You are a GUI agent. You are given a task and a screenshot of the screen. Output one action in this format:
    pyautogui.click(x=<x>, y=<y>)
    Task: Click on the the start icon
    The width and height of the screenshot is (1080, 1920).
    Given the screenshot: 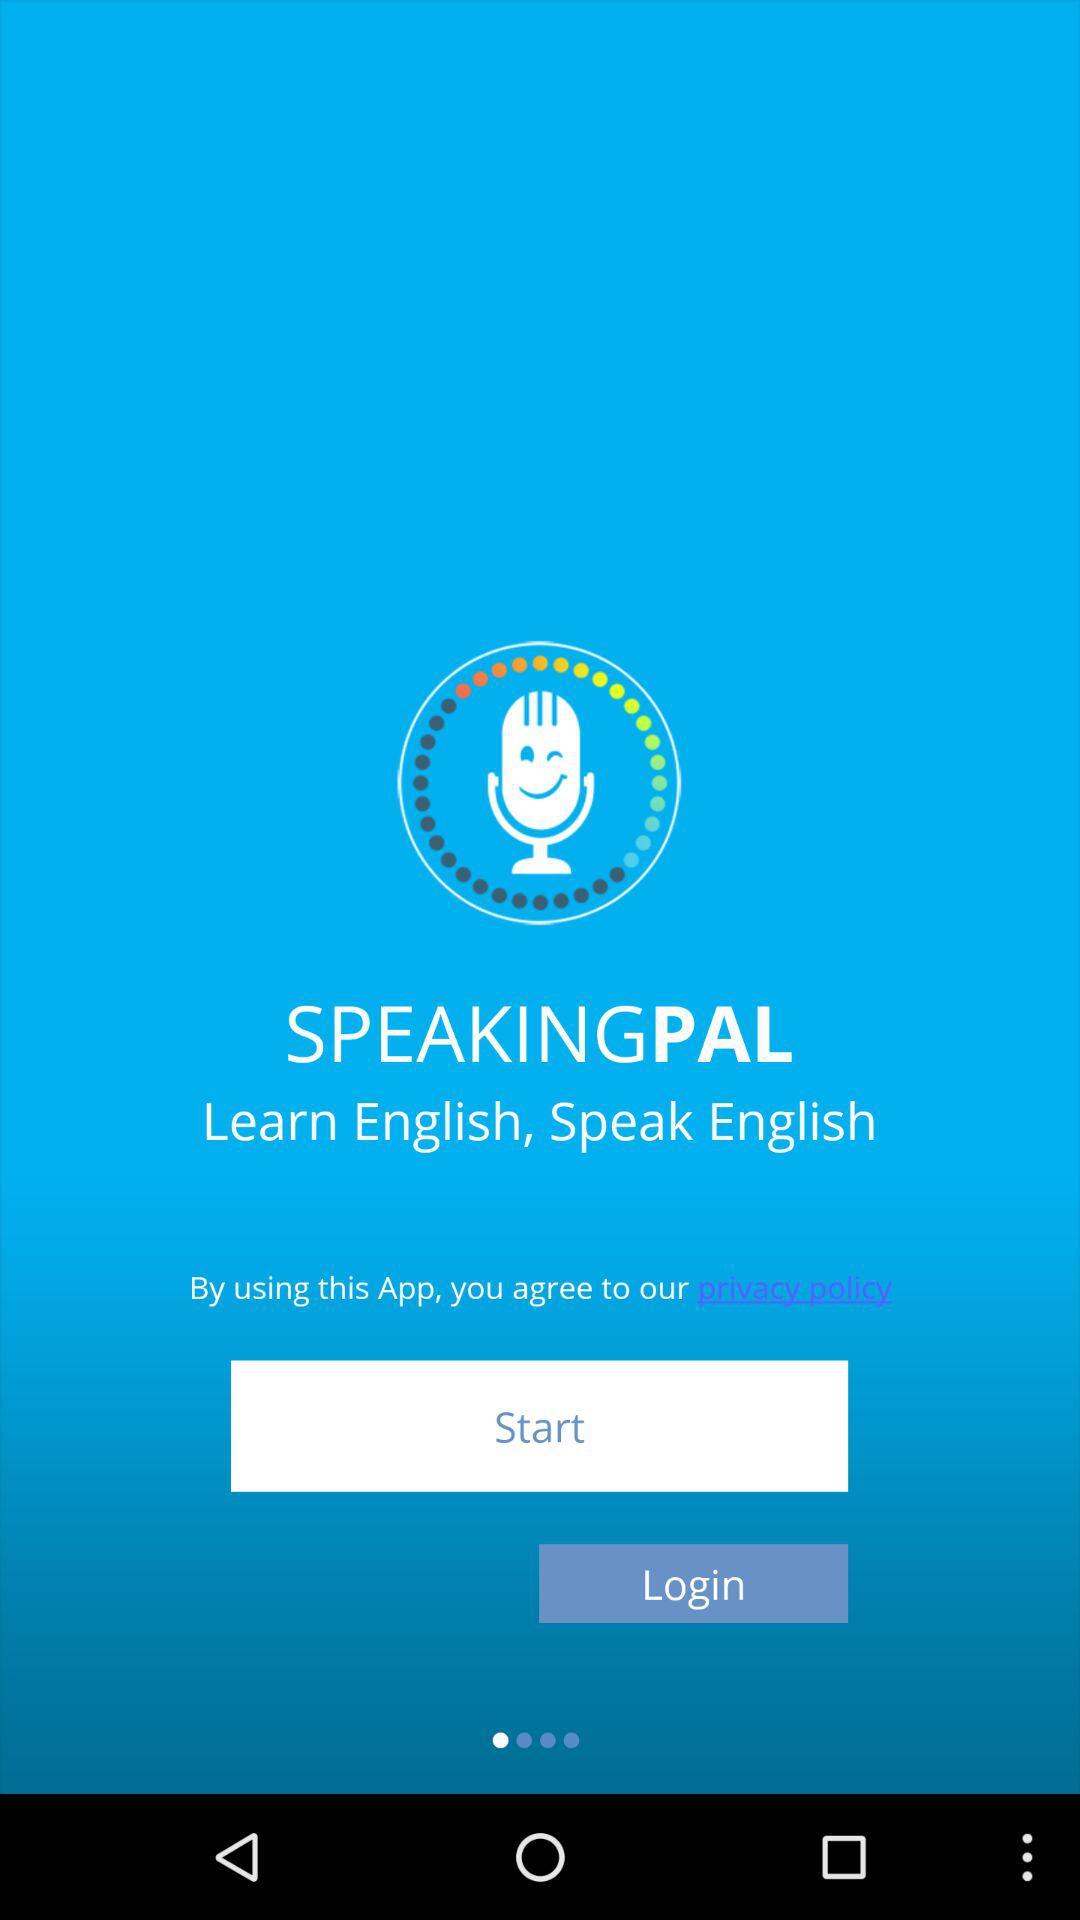 What is the action you would take?
    pyautogui.click(x=538, y=1425)
    